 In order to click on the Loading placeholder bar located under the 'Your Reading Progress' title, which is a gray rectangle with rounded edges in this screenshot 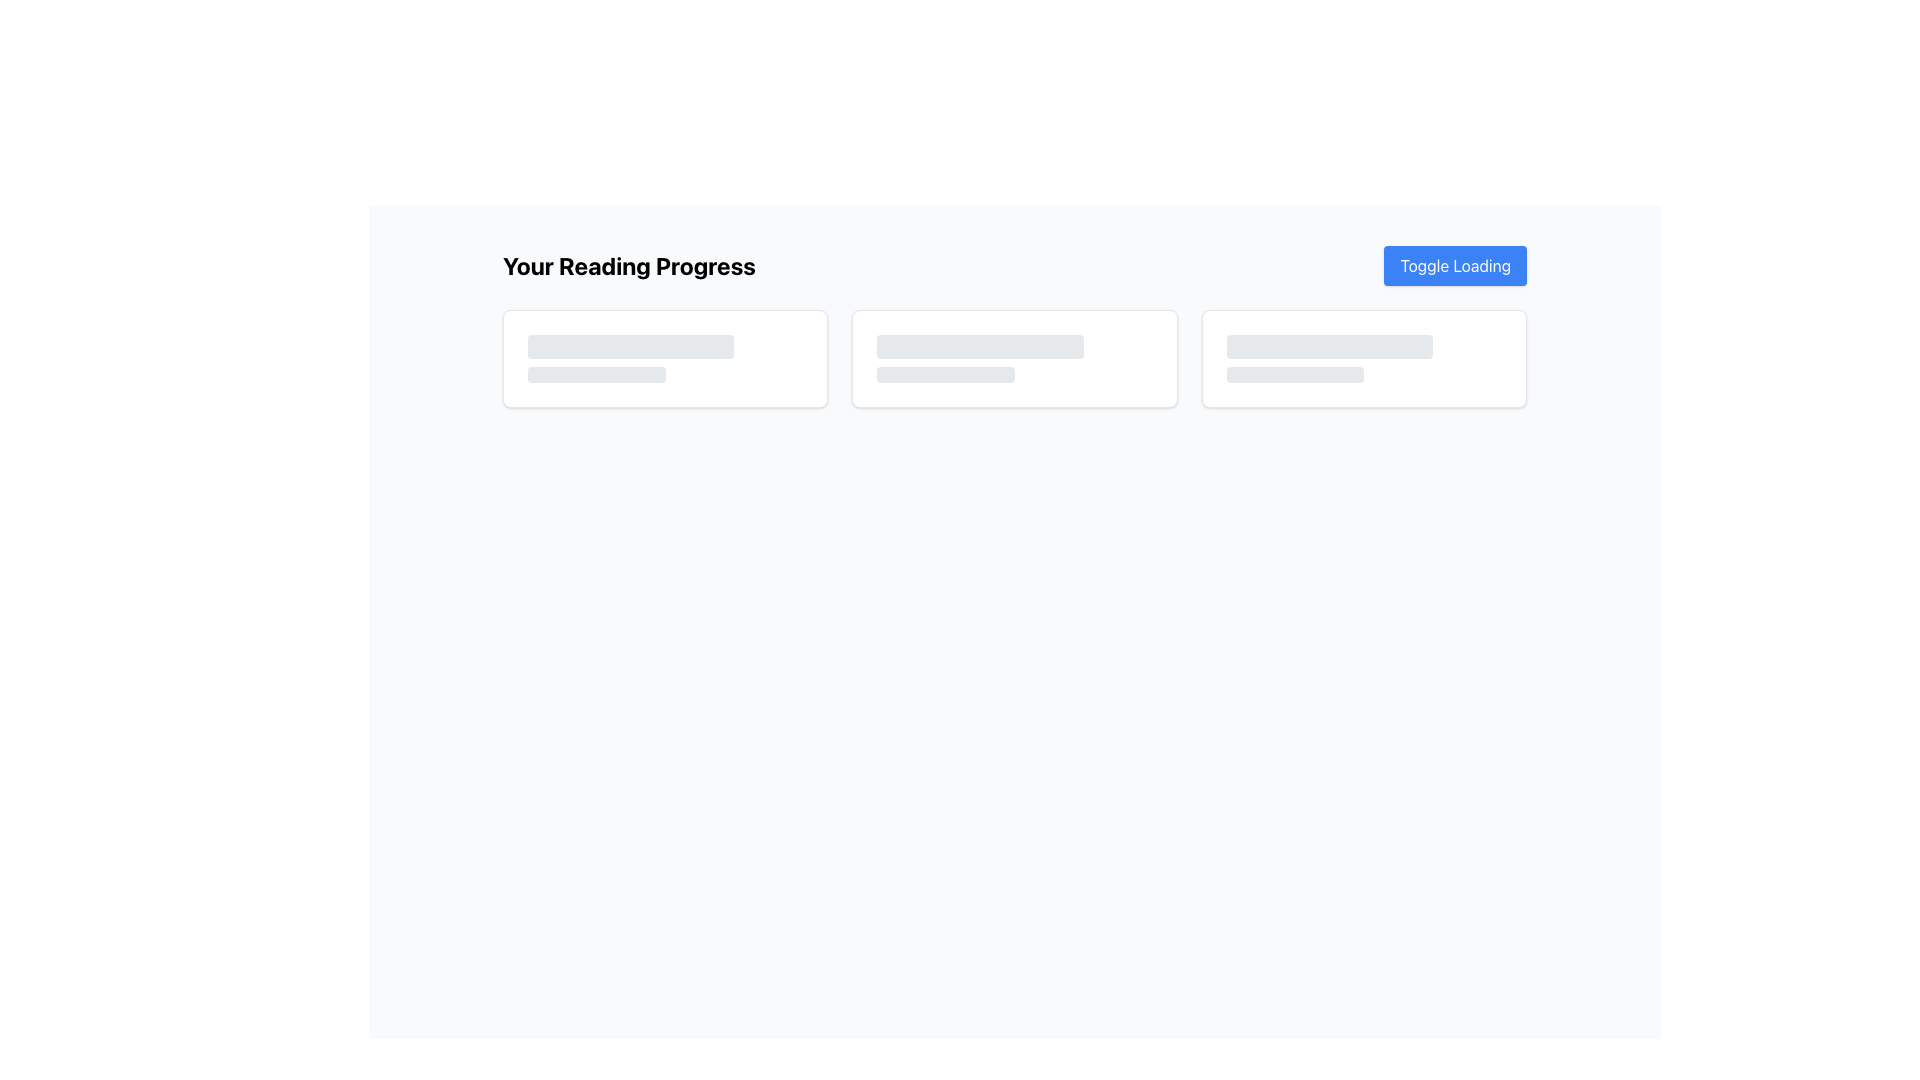, I will do `click(595, 374)`.